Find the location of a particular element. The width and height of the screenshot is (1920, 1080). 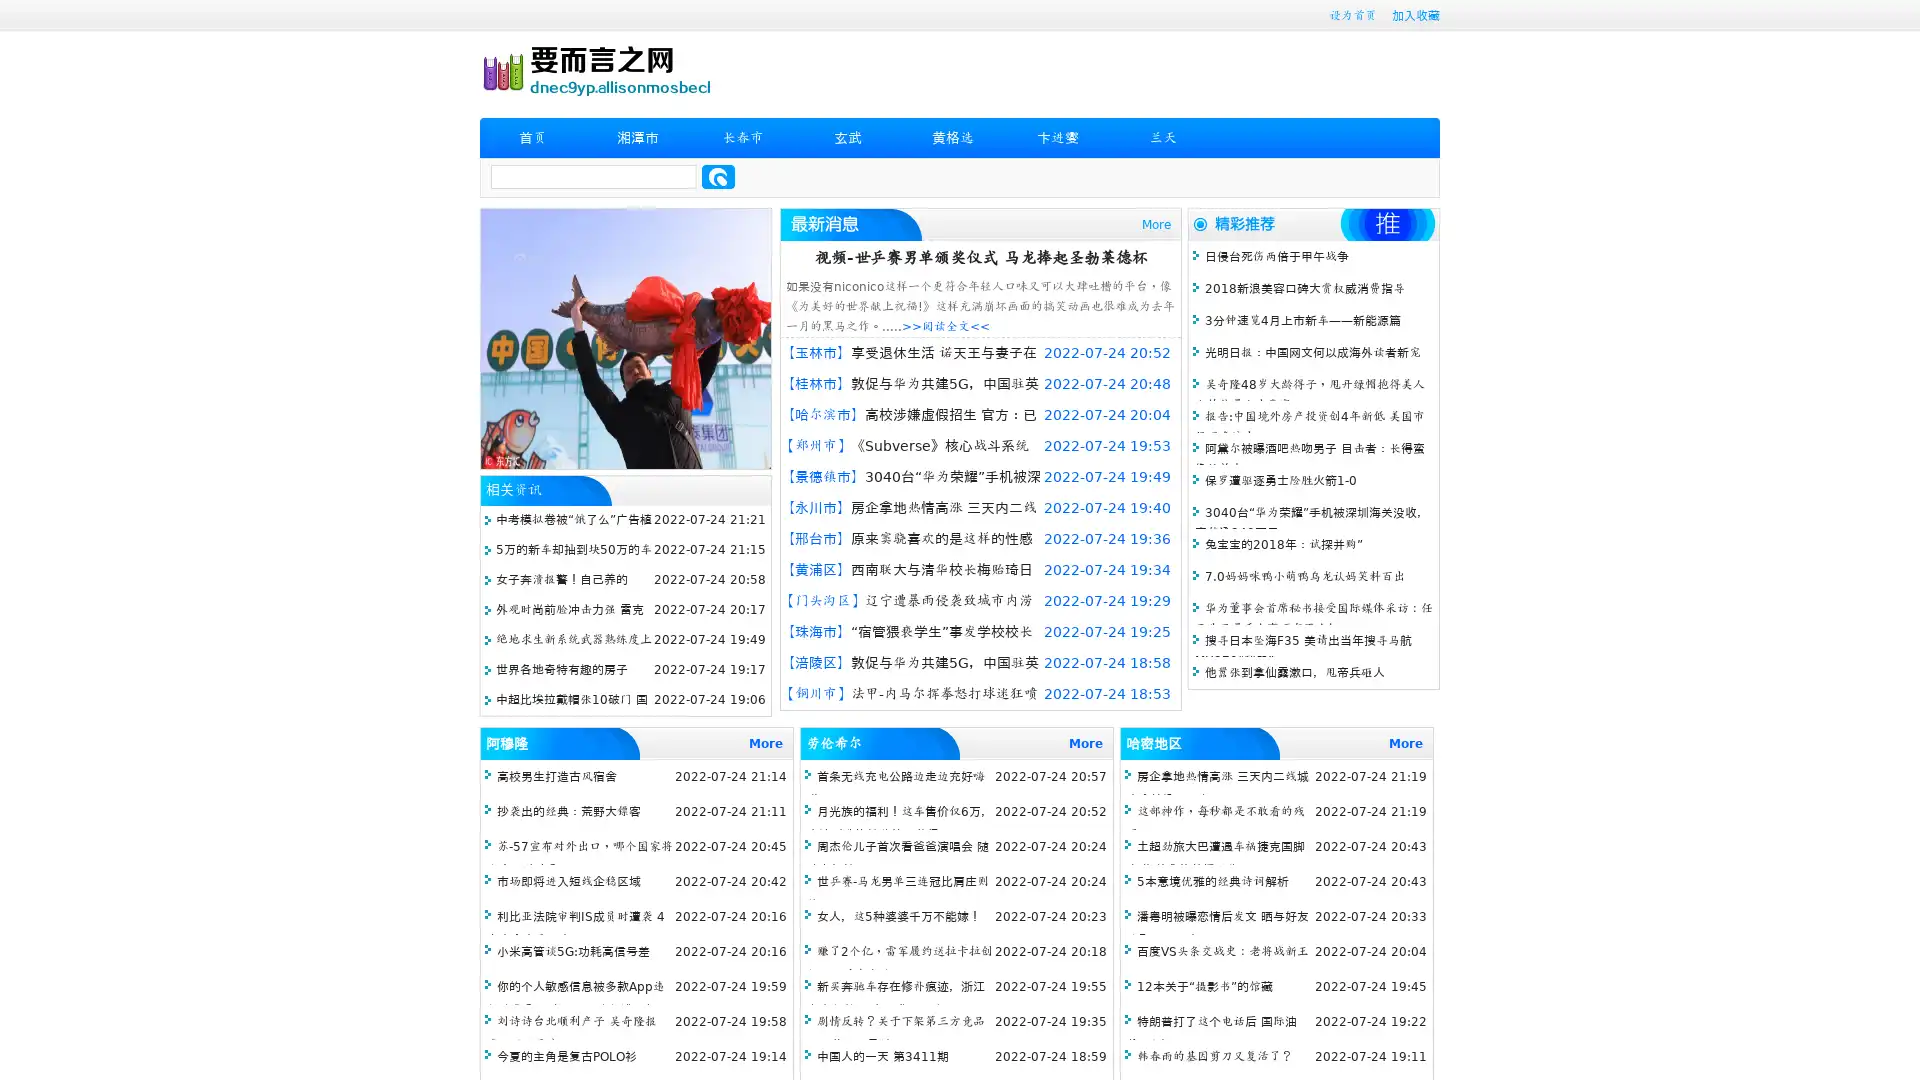

Search is located at coordinates (718, 176).